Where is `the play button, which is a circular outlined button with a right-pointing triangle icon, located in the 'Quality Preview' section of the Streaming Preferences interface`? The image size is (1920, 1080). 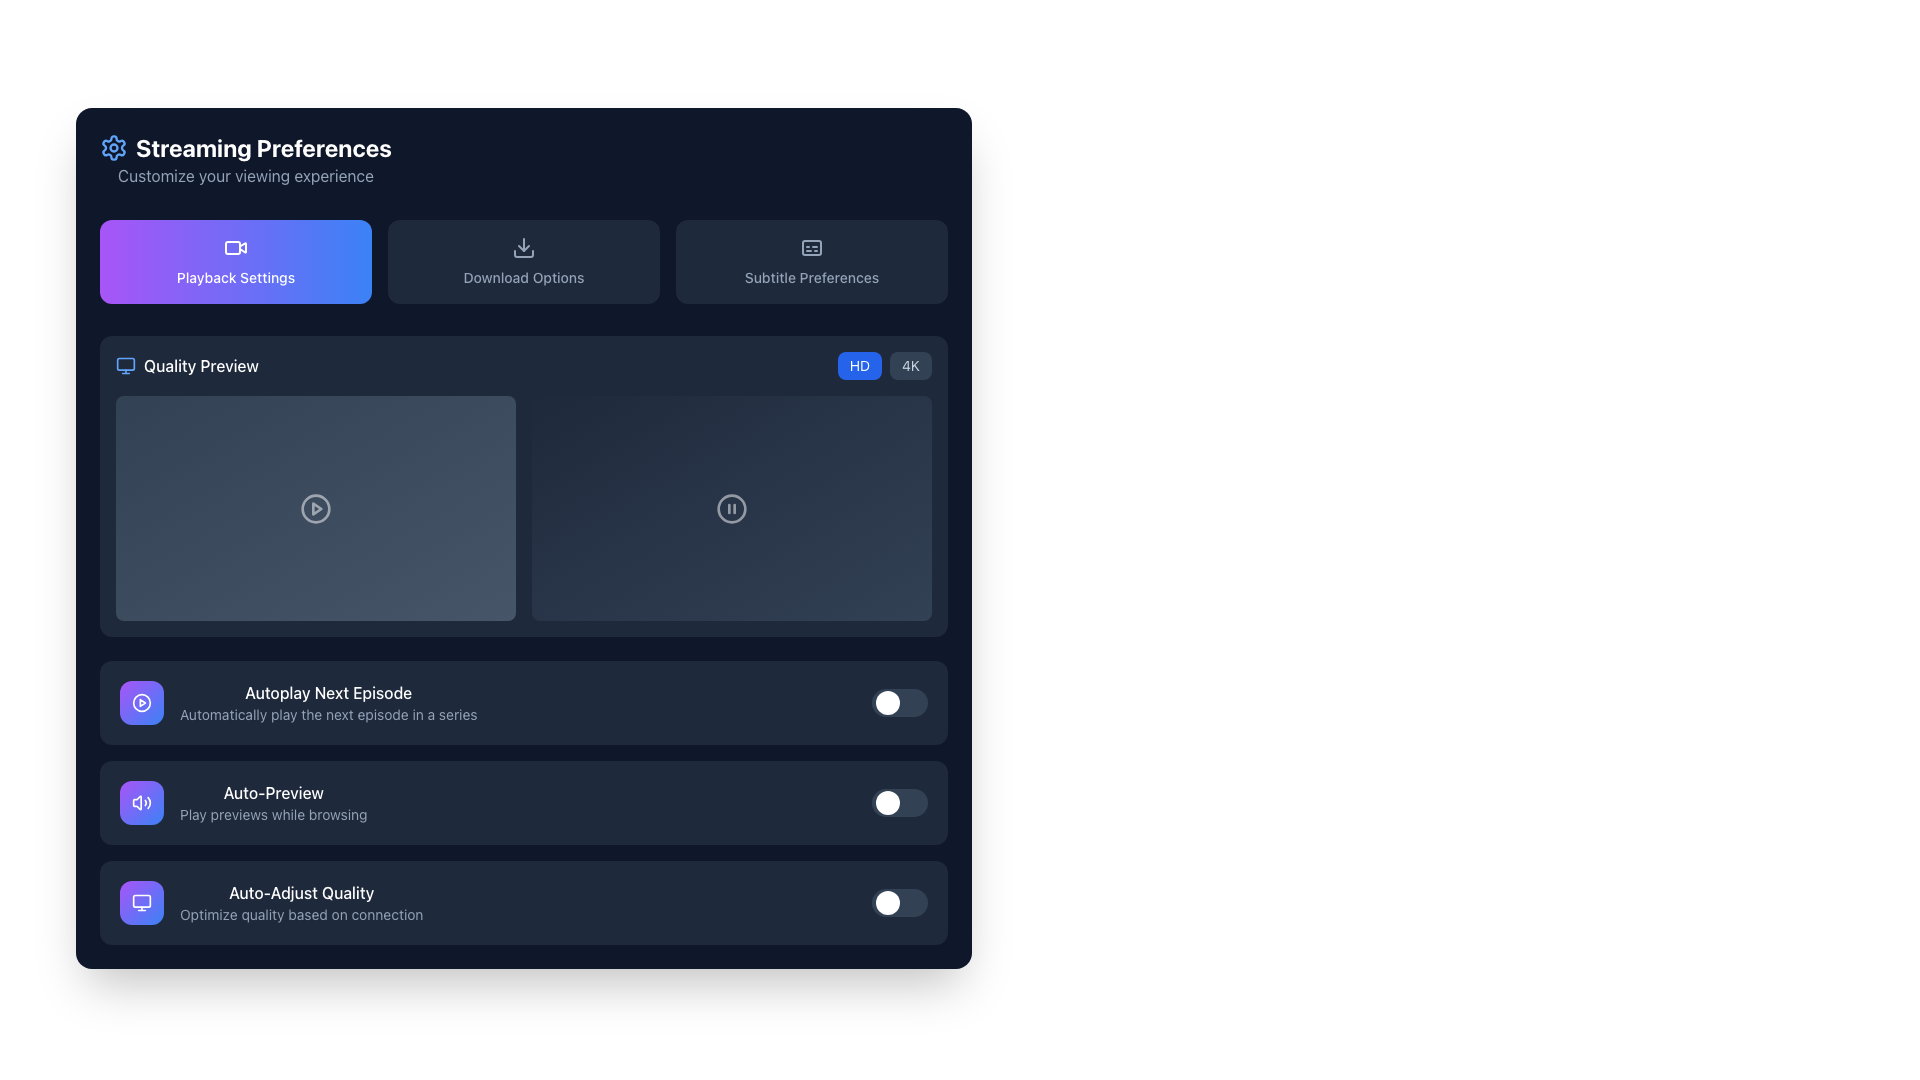 the play button, which is a circular outlined button with a right-pointing triangle icon, located in the 'Quality Preview' section of the Streaming Preferences interface is located at coordinates (315, 507).